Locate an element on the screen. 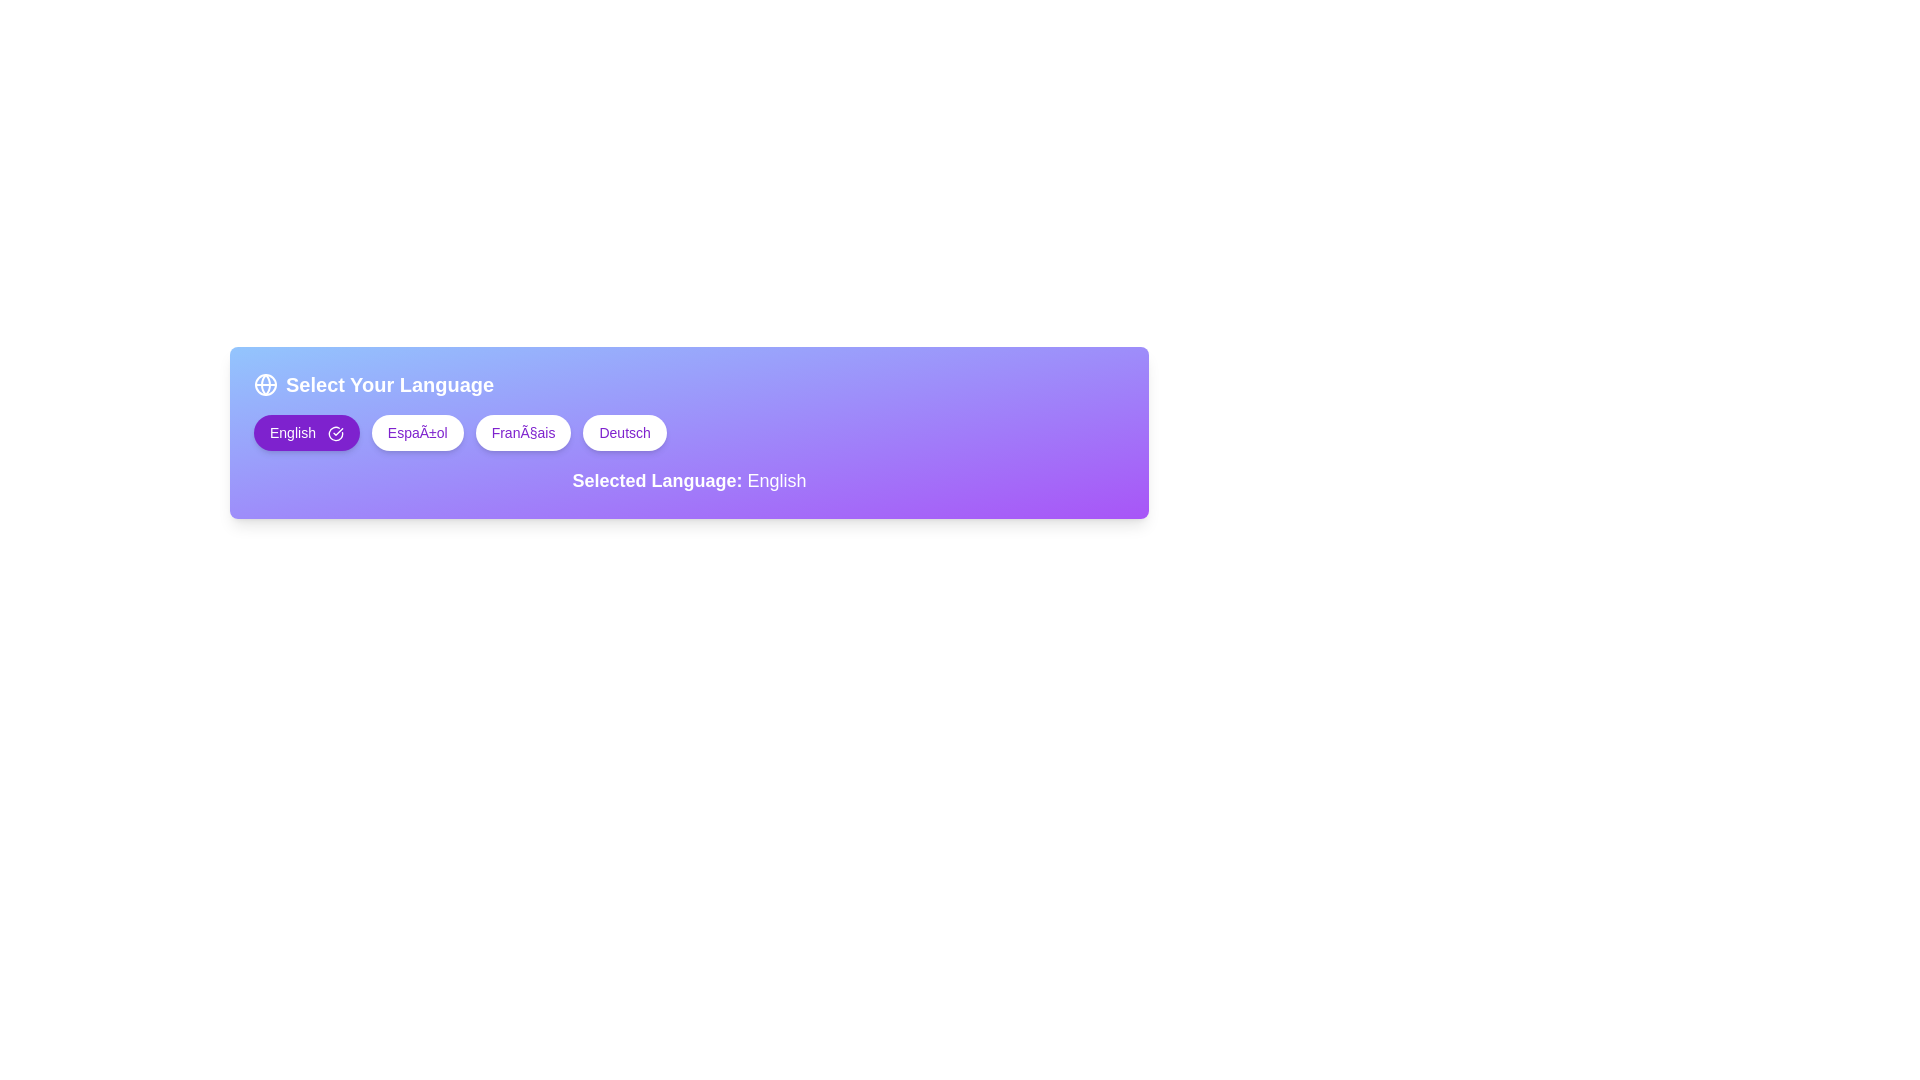 This screenshot has height=1080, width=1920. the 'Deutsch' language selection button is located at coordinates (624, 431).